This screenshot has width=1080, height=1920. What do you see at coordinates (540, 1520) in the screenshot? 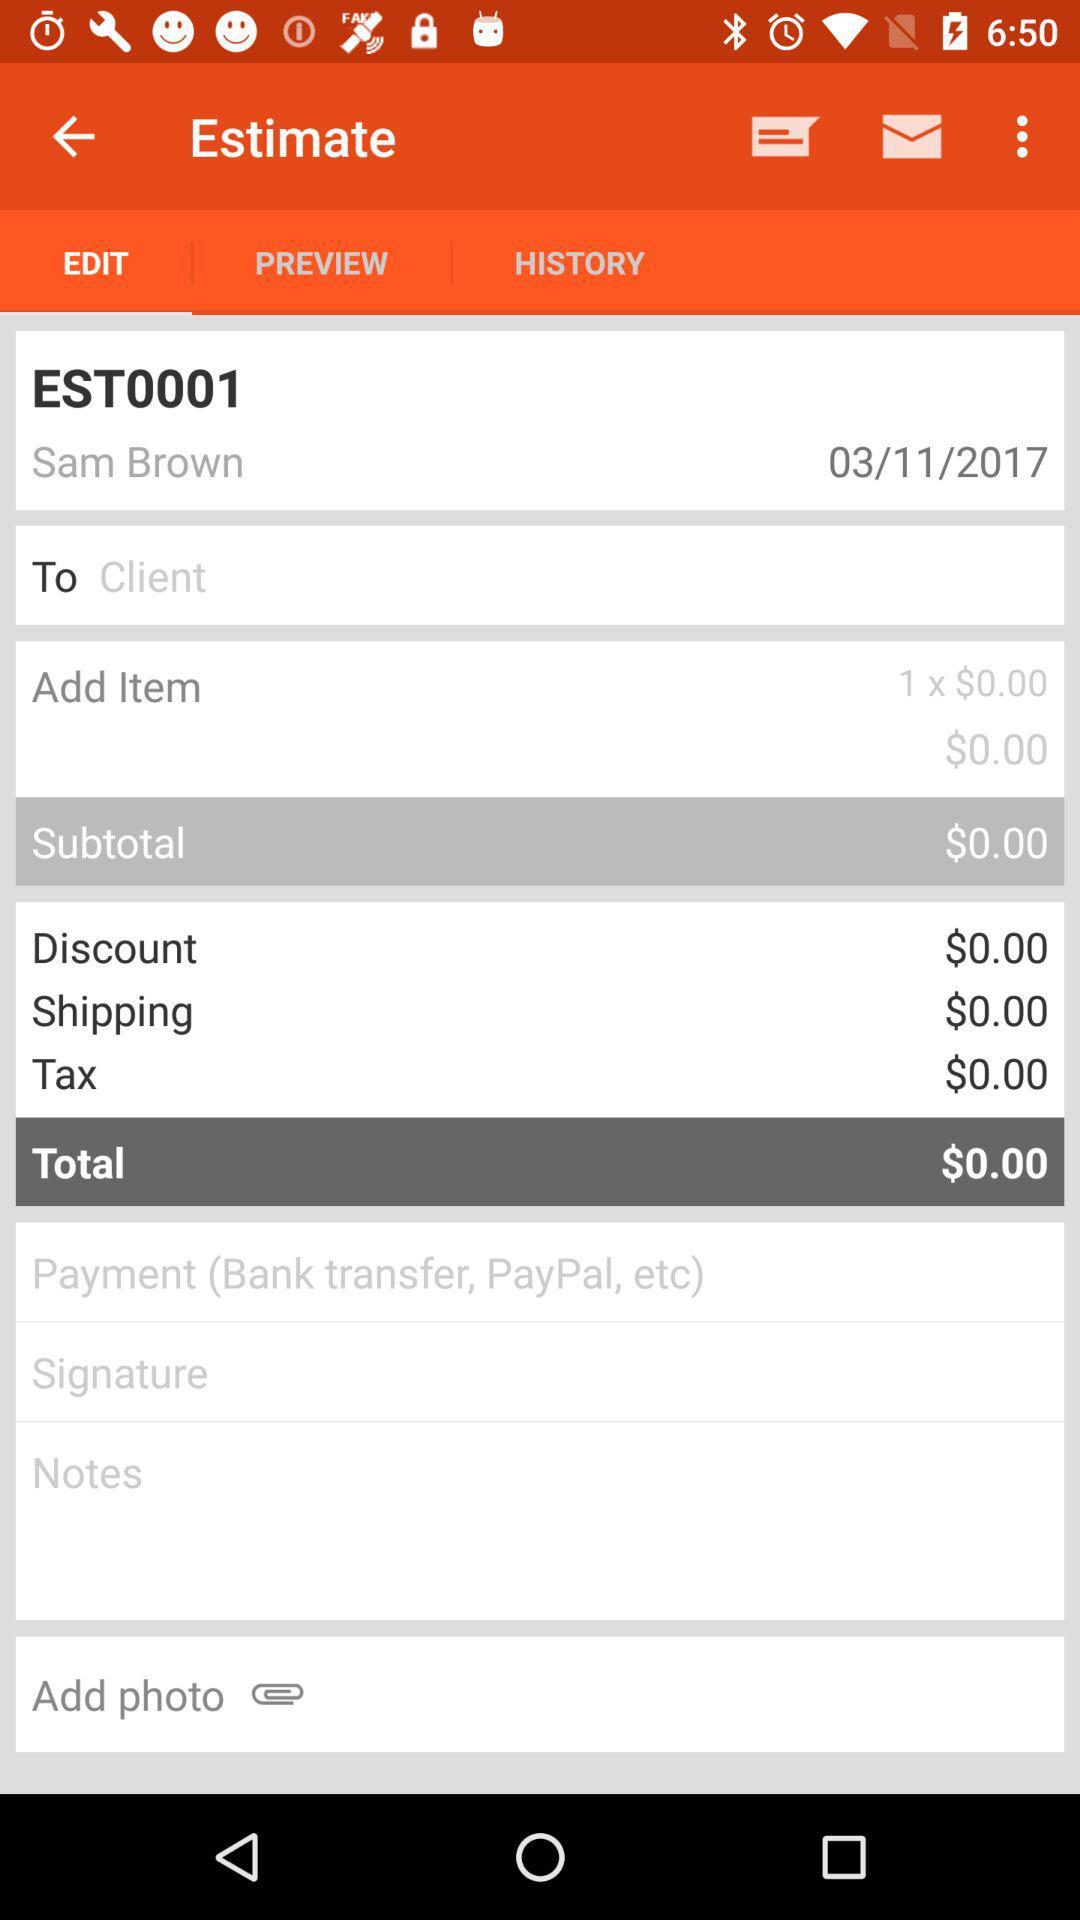
I see `a place for notes` at bounding box center [540, 1520].